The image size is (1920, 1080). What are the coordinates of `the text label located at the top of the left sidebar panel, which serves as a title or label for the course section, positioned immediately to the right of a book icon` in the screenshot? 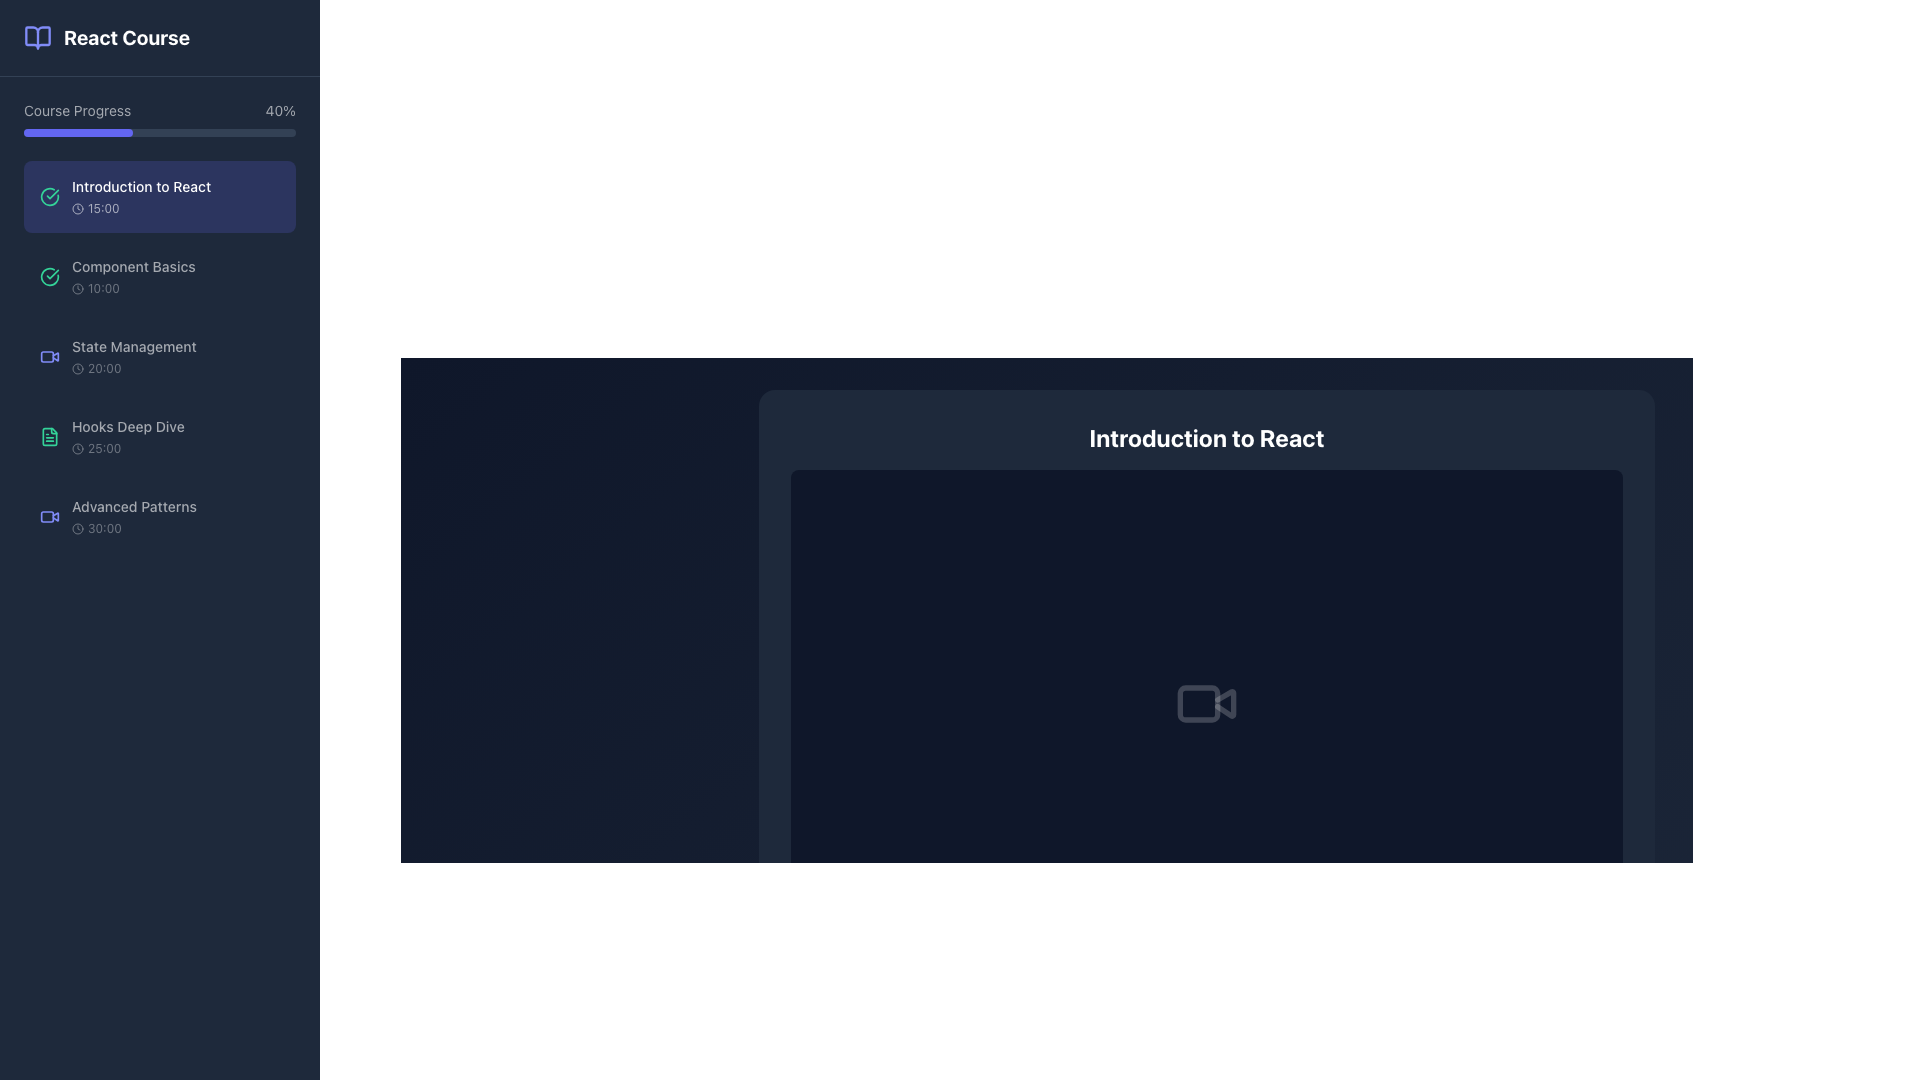 It's located at (126, 38).